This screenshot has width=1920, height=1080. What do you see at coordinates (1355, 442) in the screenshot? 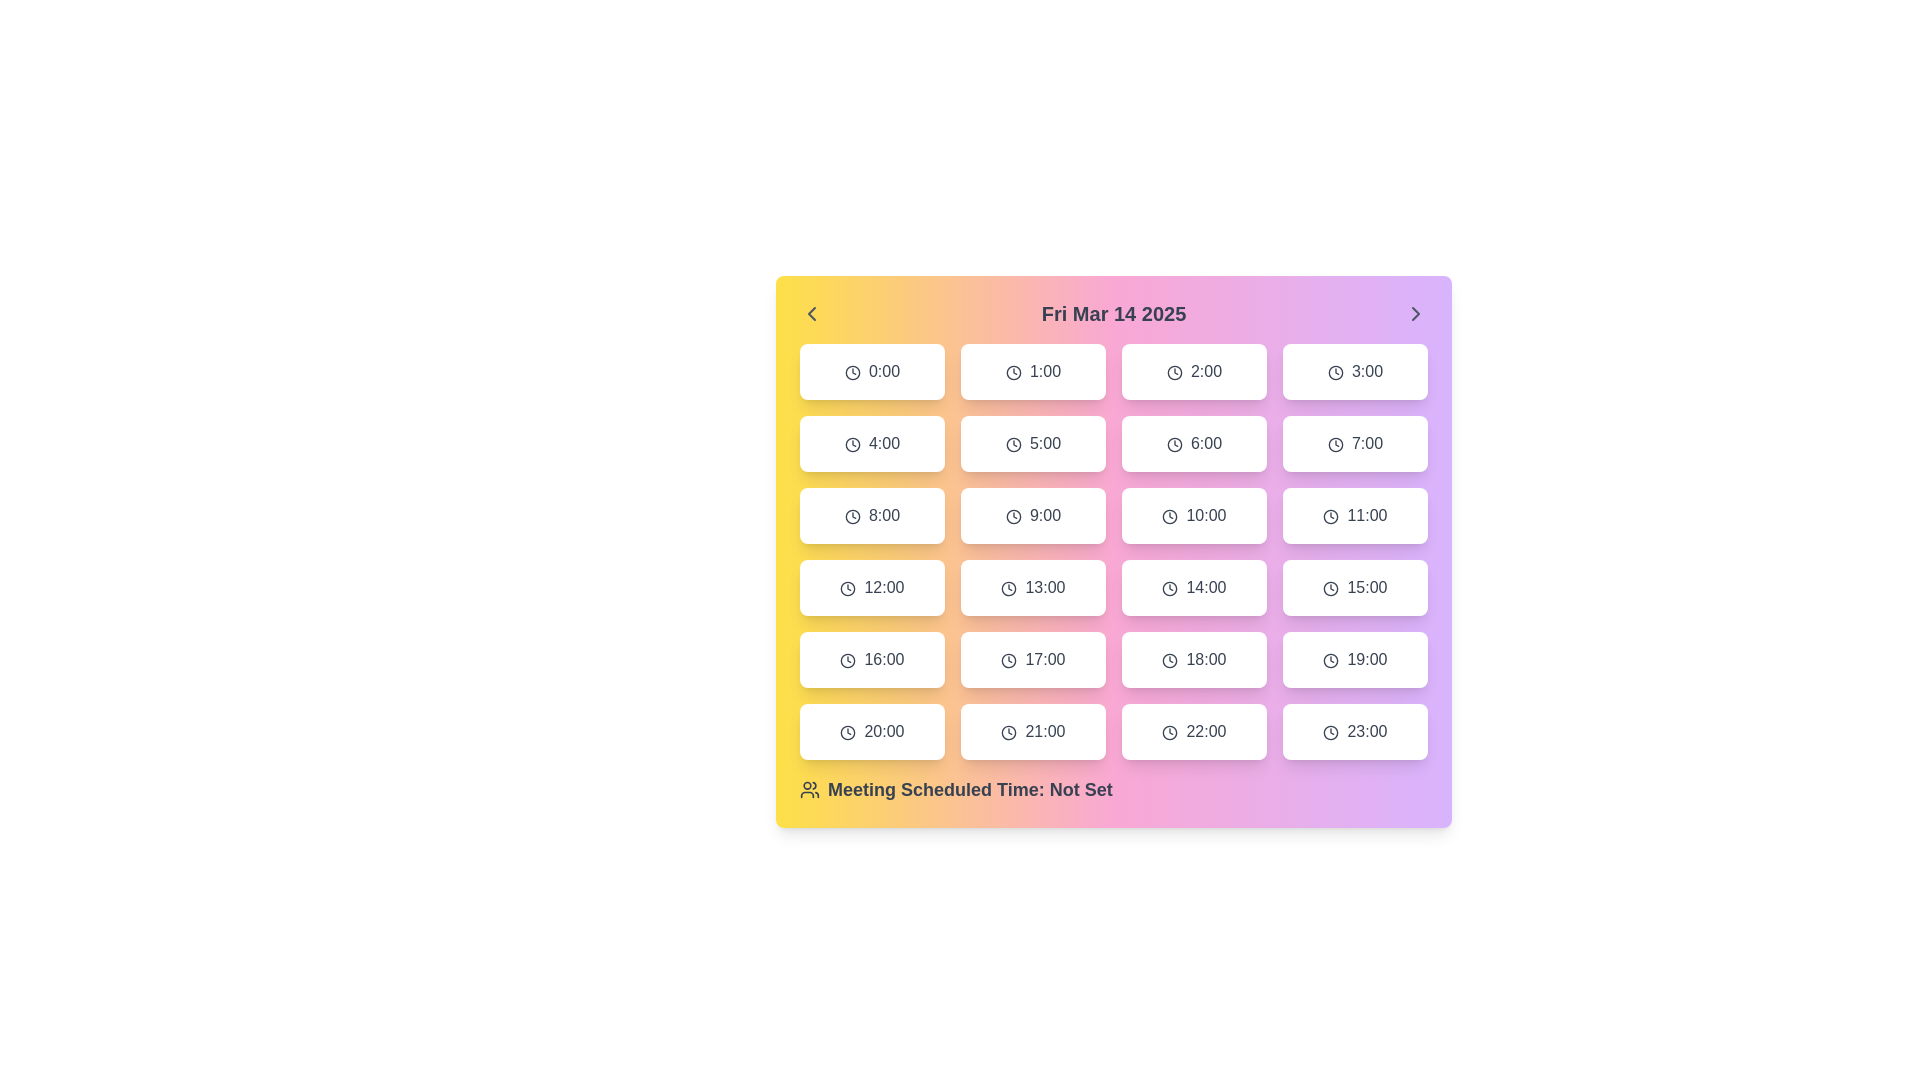
I see `the time slot selection button for '7:00' to confirm the selection` at bounding box center [1355, 442].